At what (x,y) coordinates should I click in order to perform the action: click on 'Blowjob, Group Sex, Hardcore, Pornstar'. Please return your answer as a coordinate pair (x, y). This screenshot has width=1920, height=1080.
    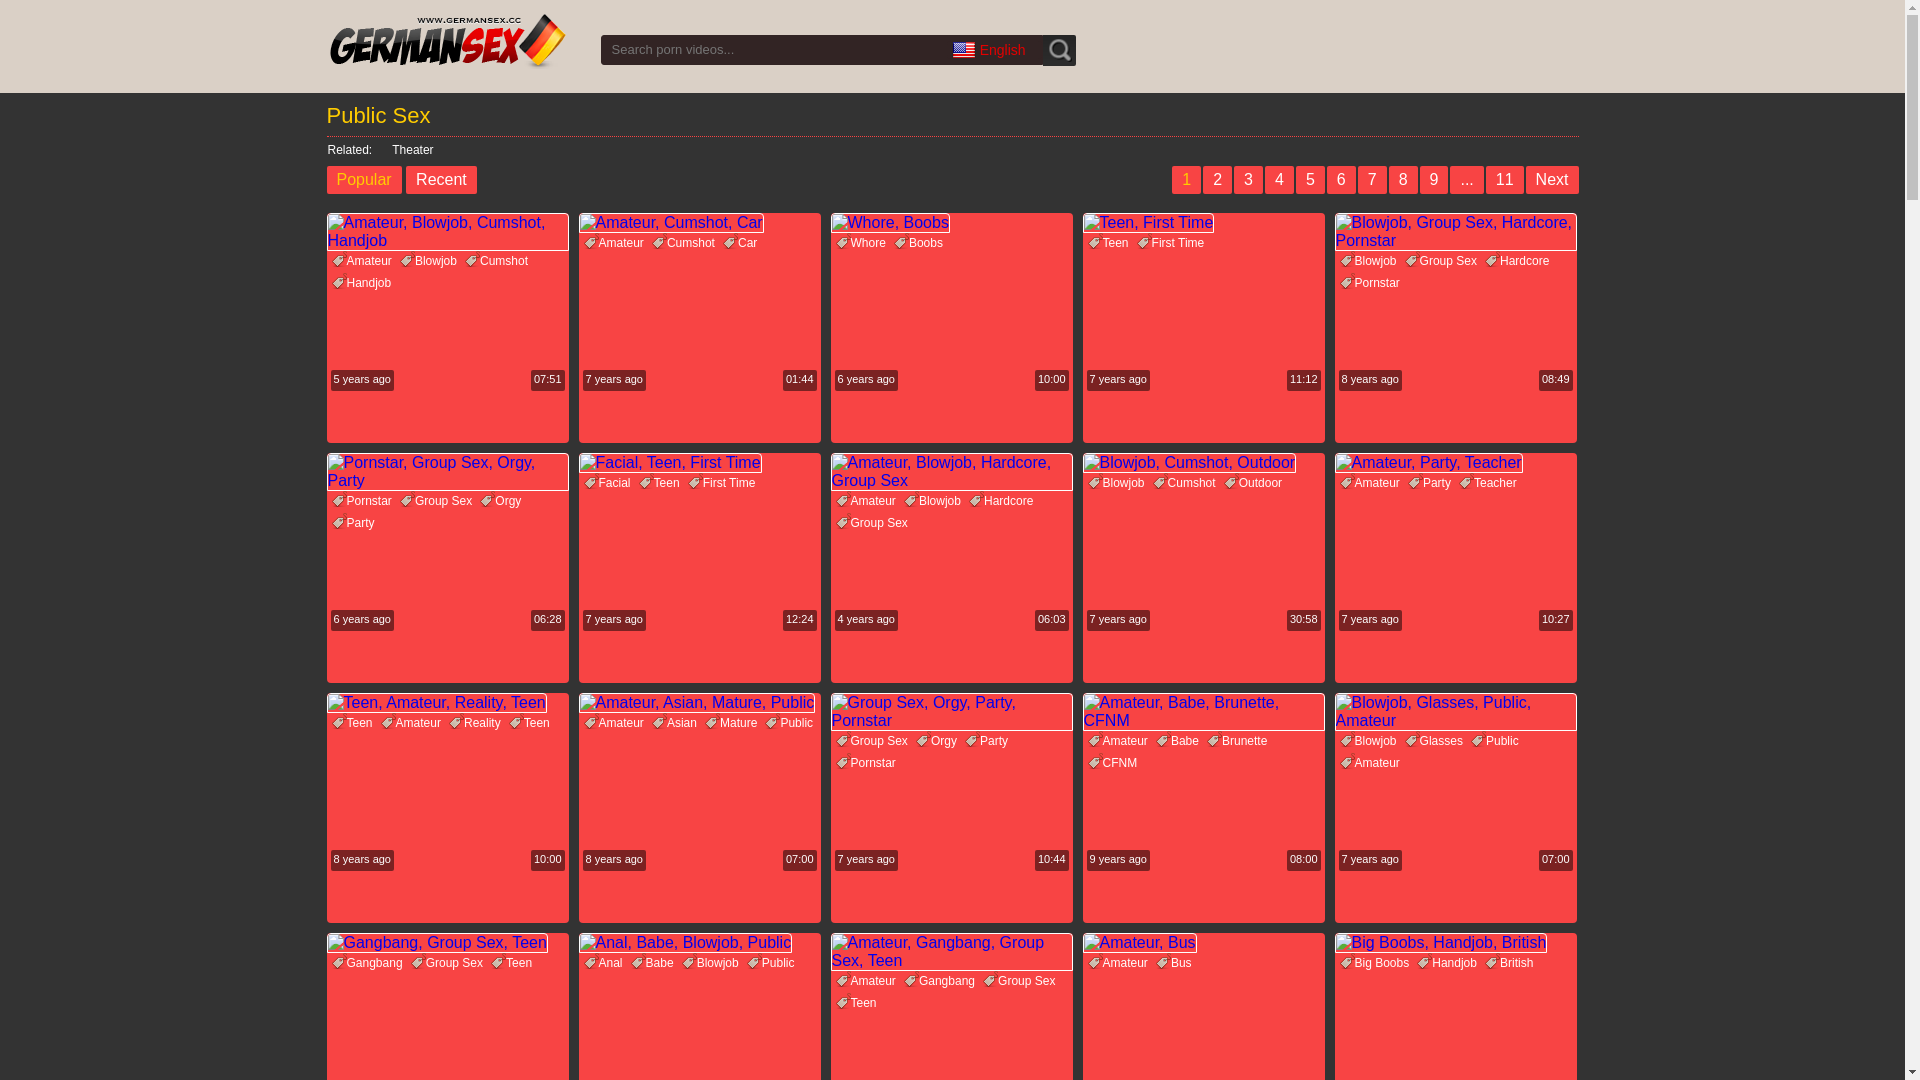
    Looking at the image, I should click on (1454, 230).